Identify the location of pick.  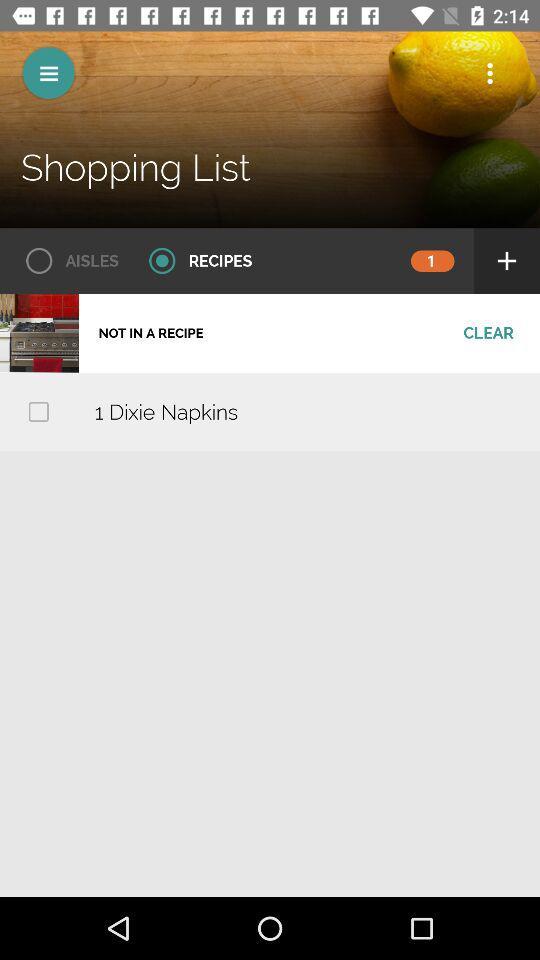
(38, 410).